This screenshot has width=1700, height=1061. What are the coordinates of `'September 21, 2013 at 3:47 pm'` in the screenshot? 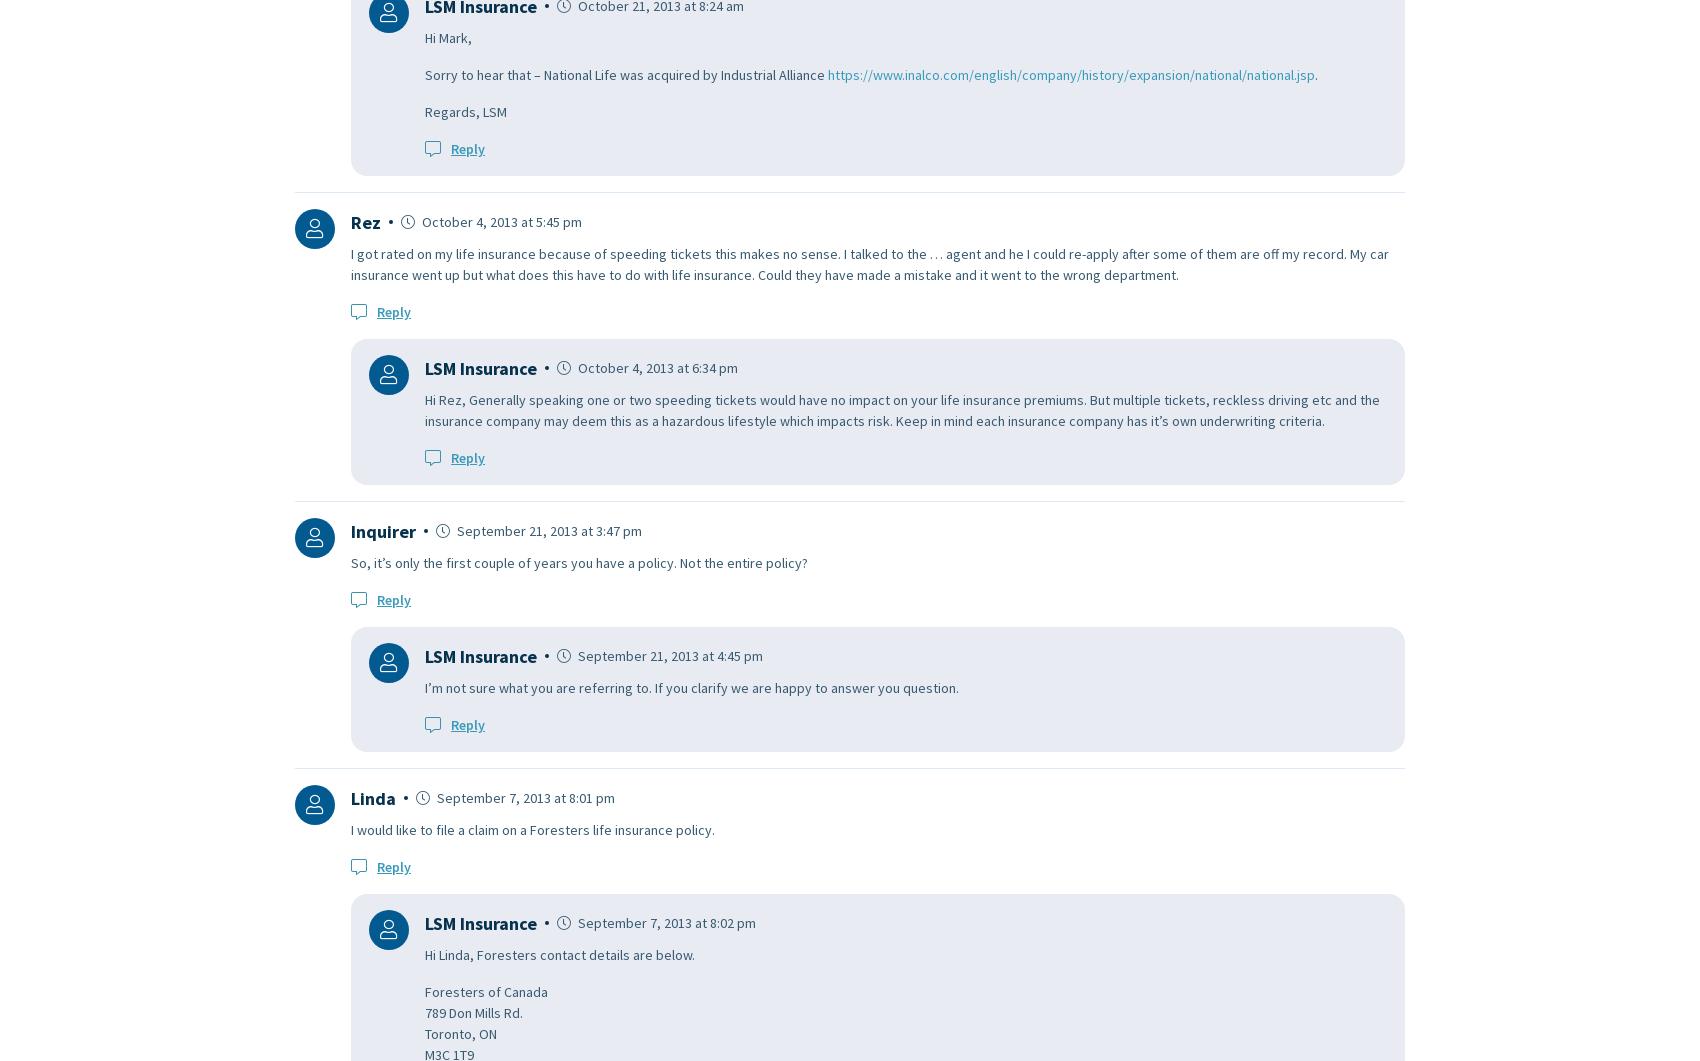 It's located at (547, 529).